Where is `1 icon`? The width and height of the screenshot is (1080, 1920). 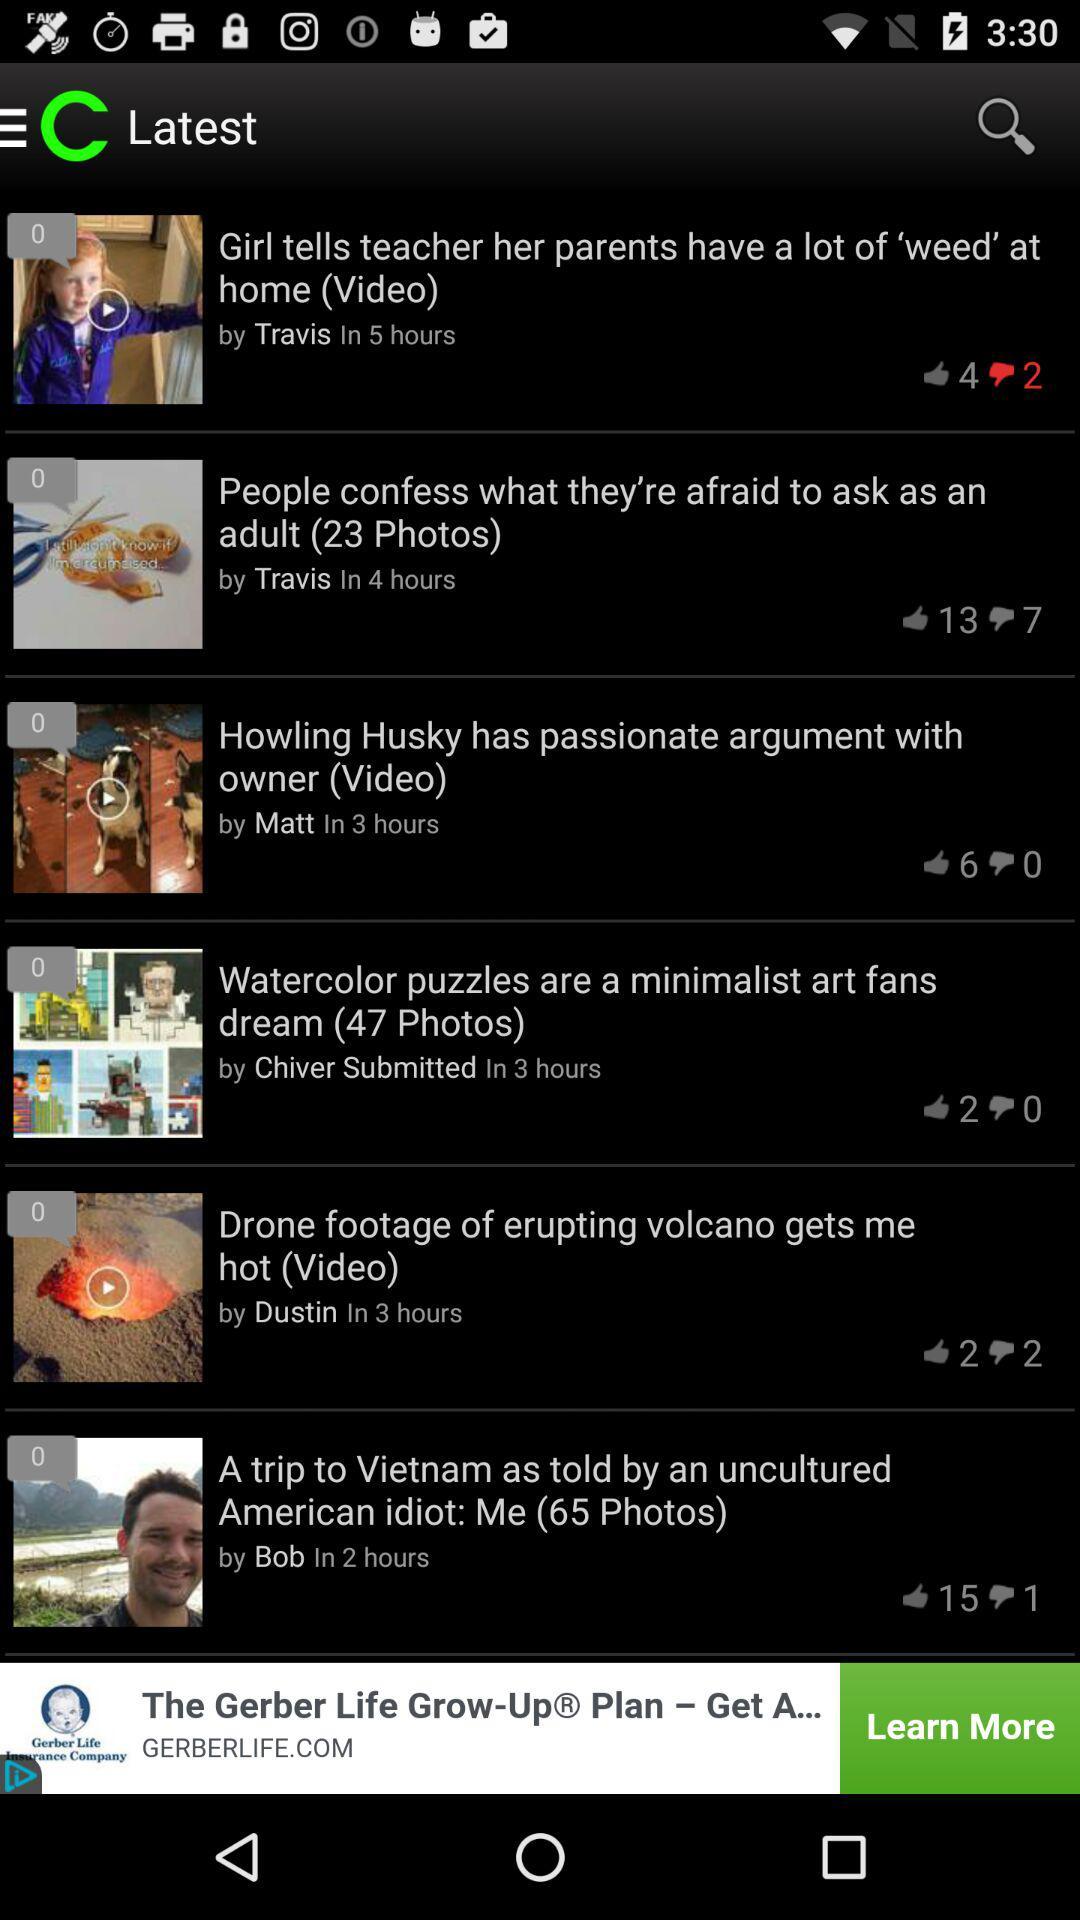 1 icon is located at coordinates (1032, 1595).